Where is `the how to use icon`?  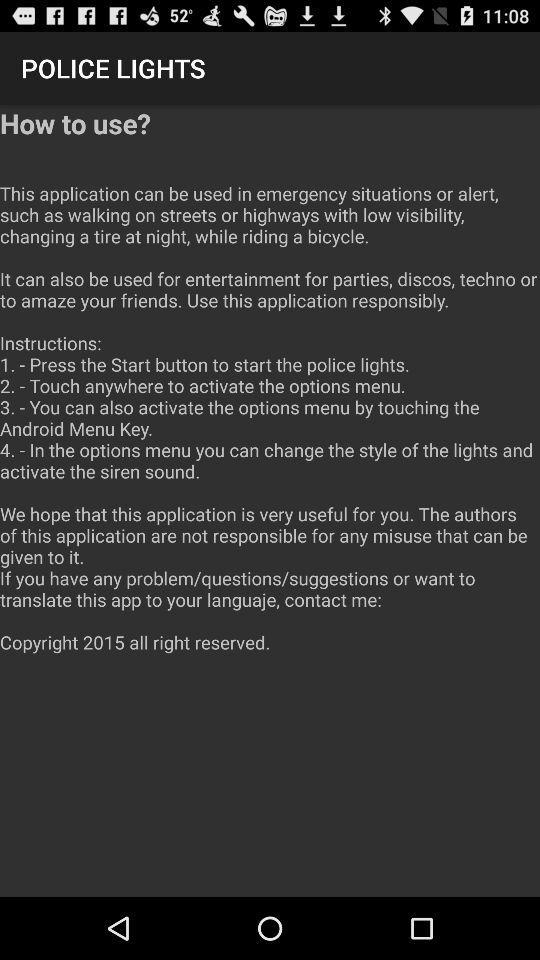 the how to use icon is located at coordinates (270, 389).